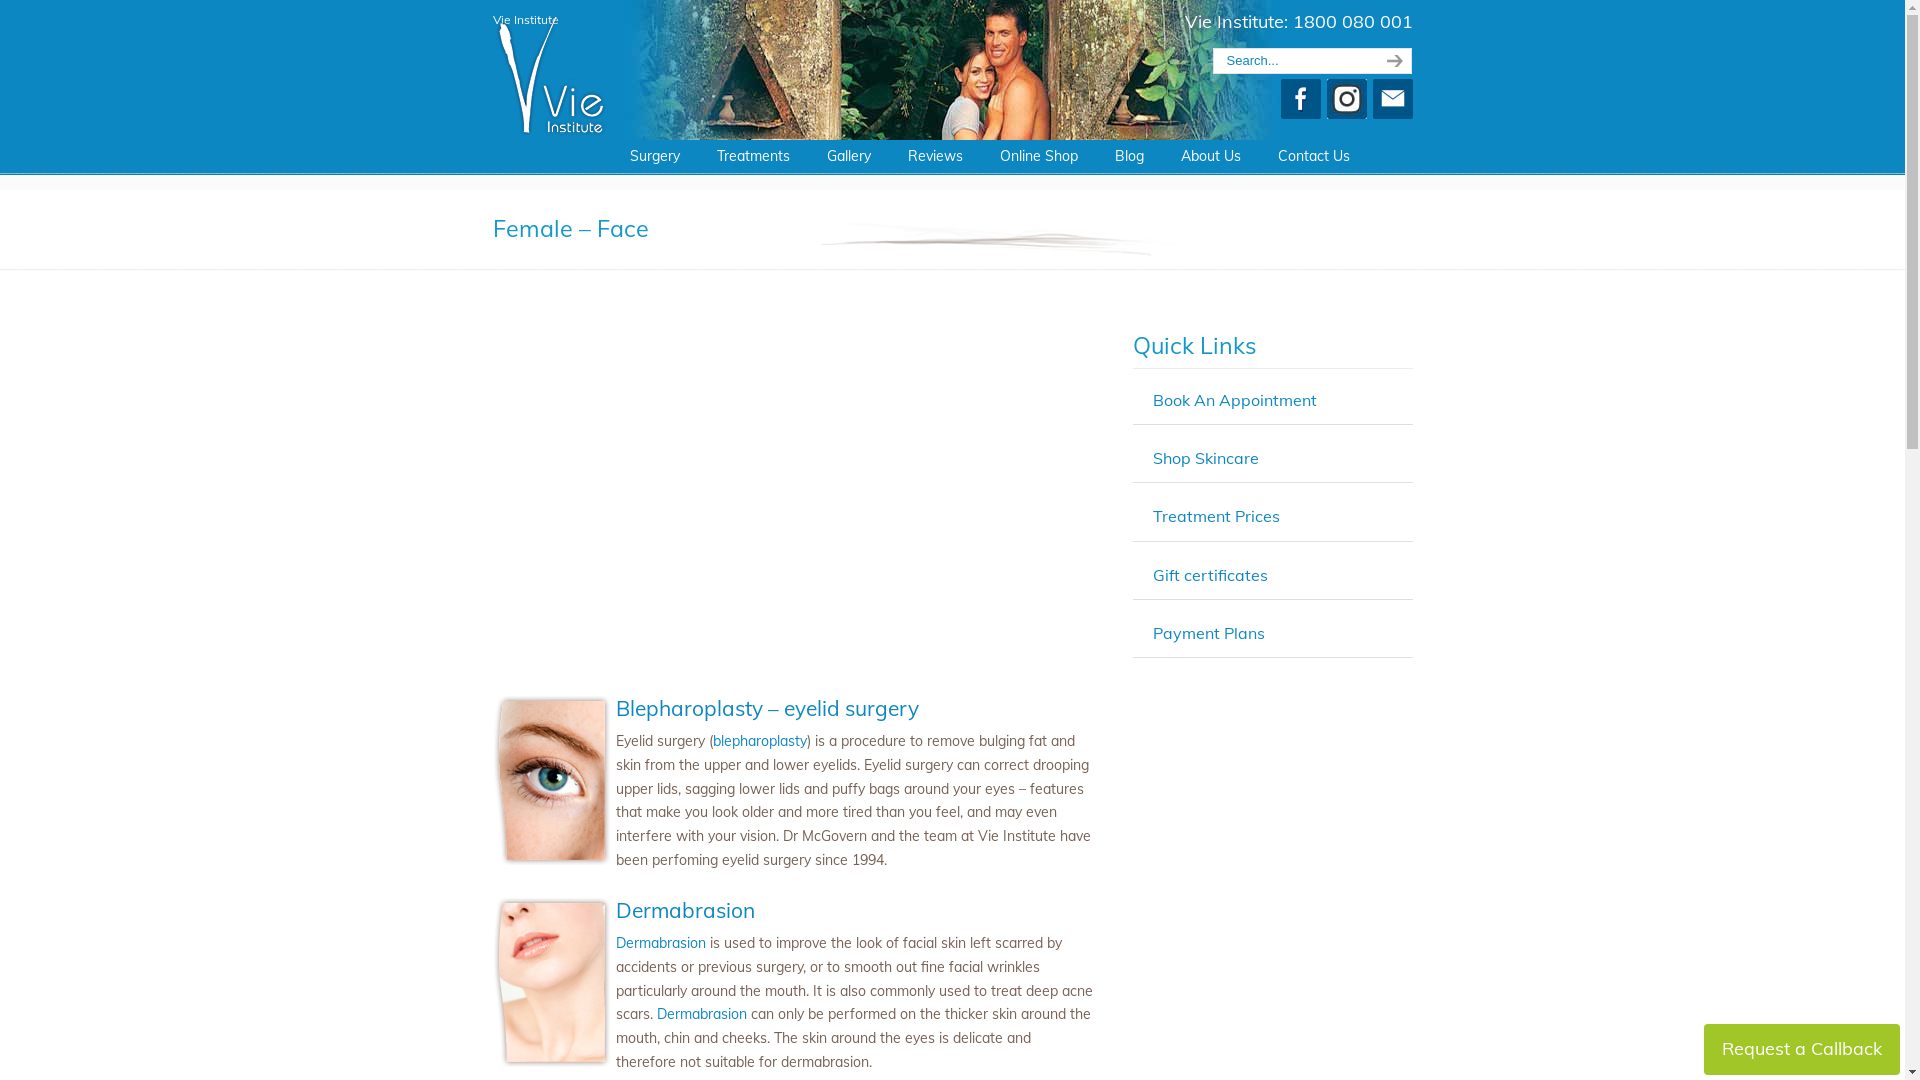  Describe the element at coordinates (1207, 632) in the screenshot. I see `'Payment Plans'` at that location.